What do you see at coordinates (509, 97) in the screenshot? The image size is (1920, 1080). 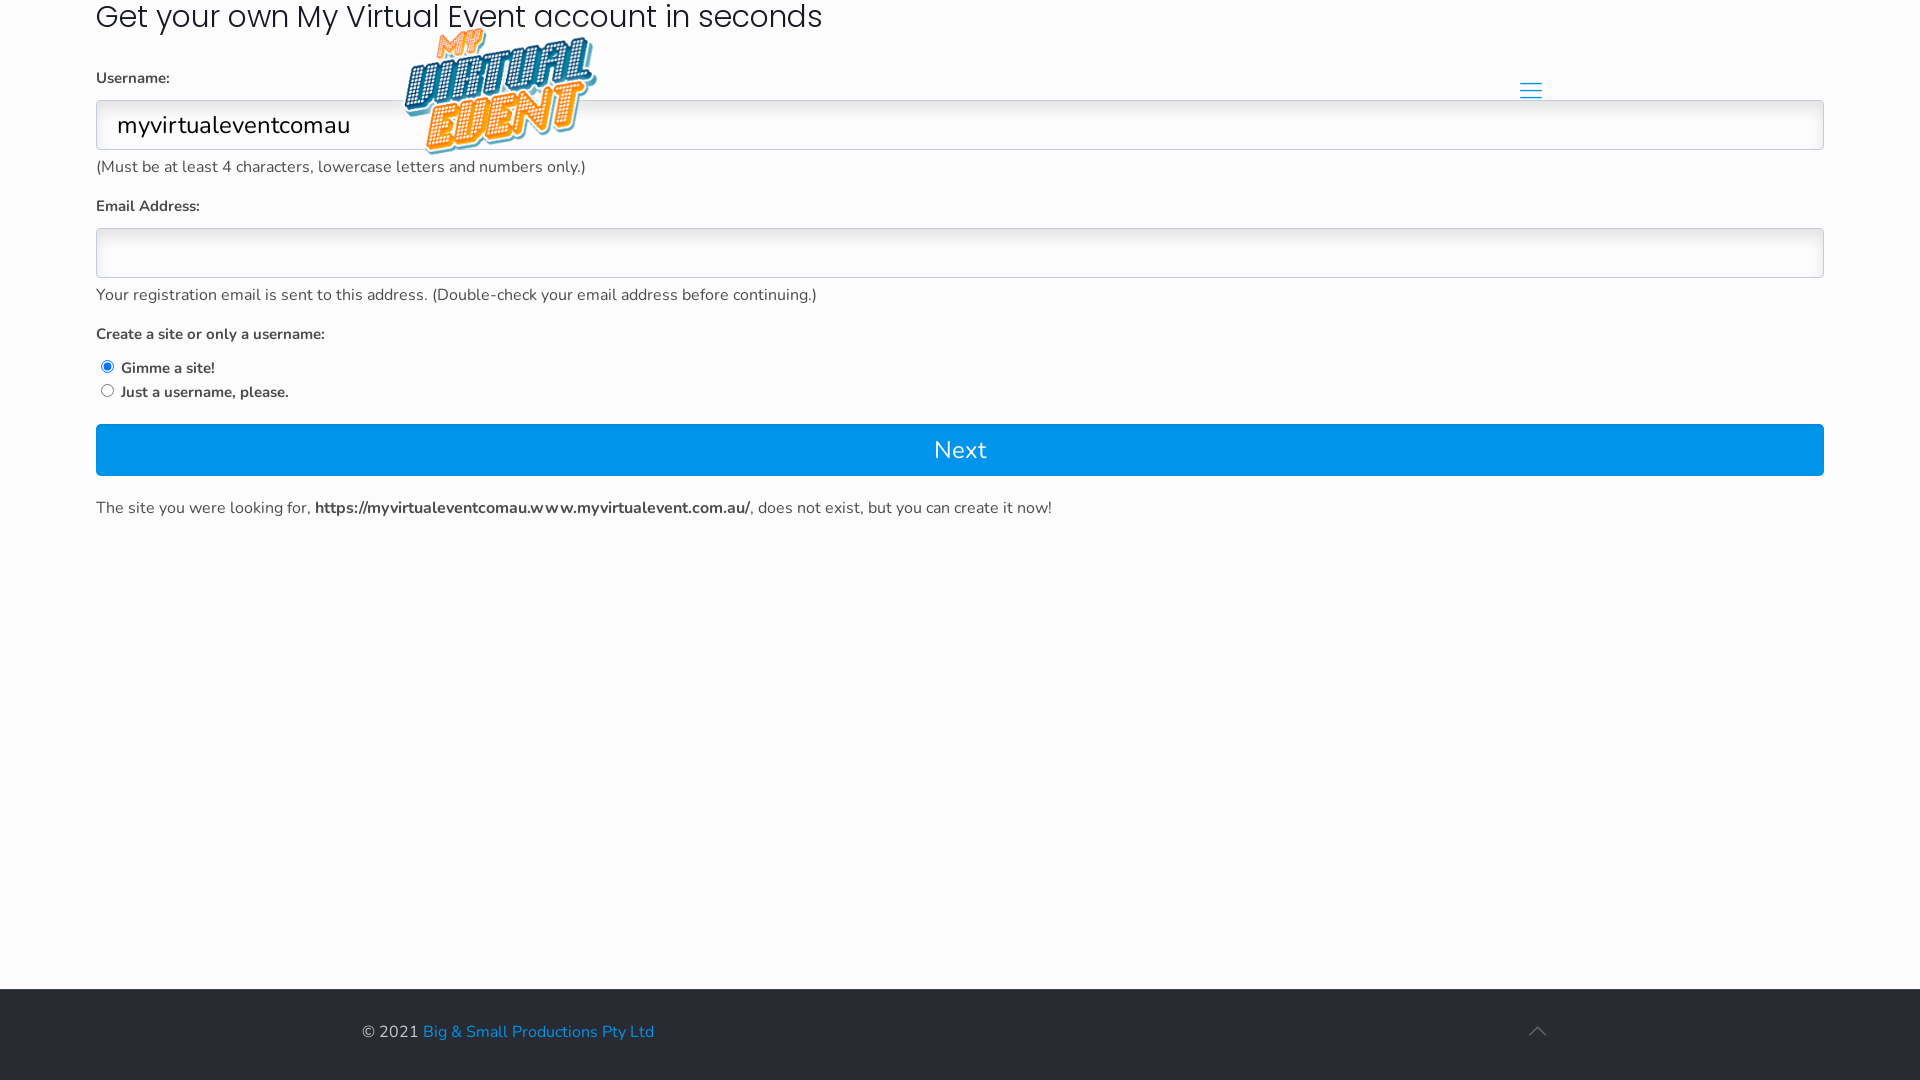 I see `'My Virtual Event Platform Australia'` at bounding box center [509, 97].